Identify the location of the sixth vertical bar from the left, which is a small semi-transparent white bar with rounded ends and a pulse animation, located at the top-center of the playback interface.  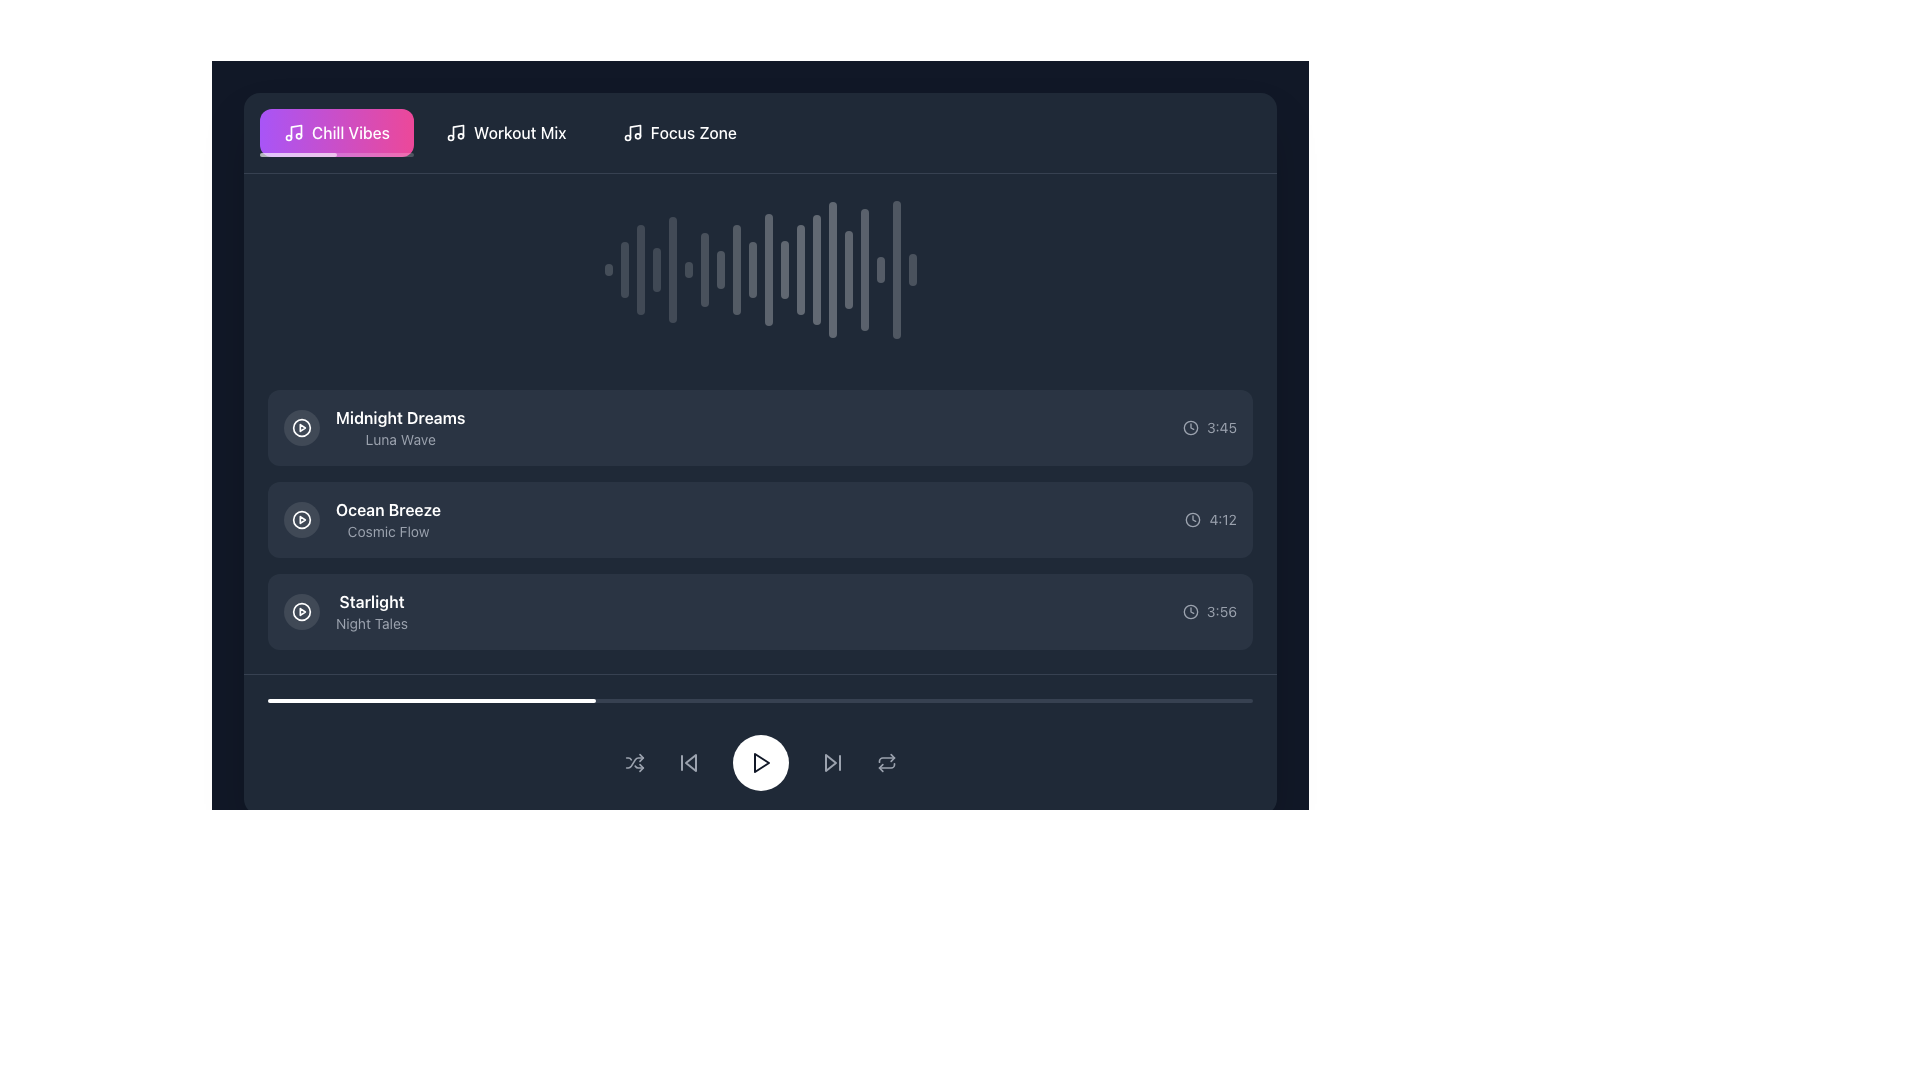
(688, 270).